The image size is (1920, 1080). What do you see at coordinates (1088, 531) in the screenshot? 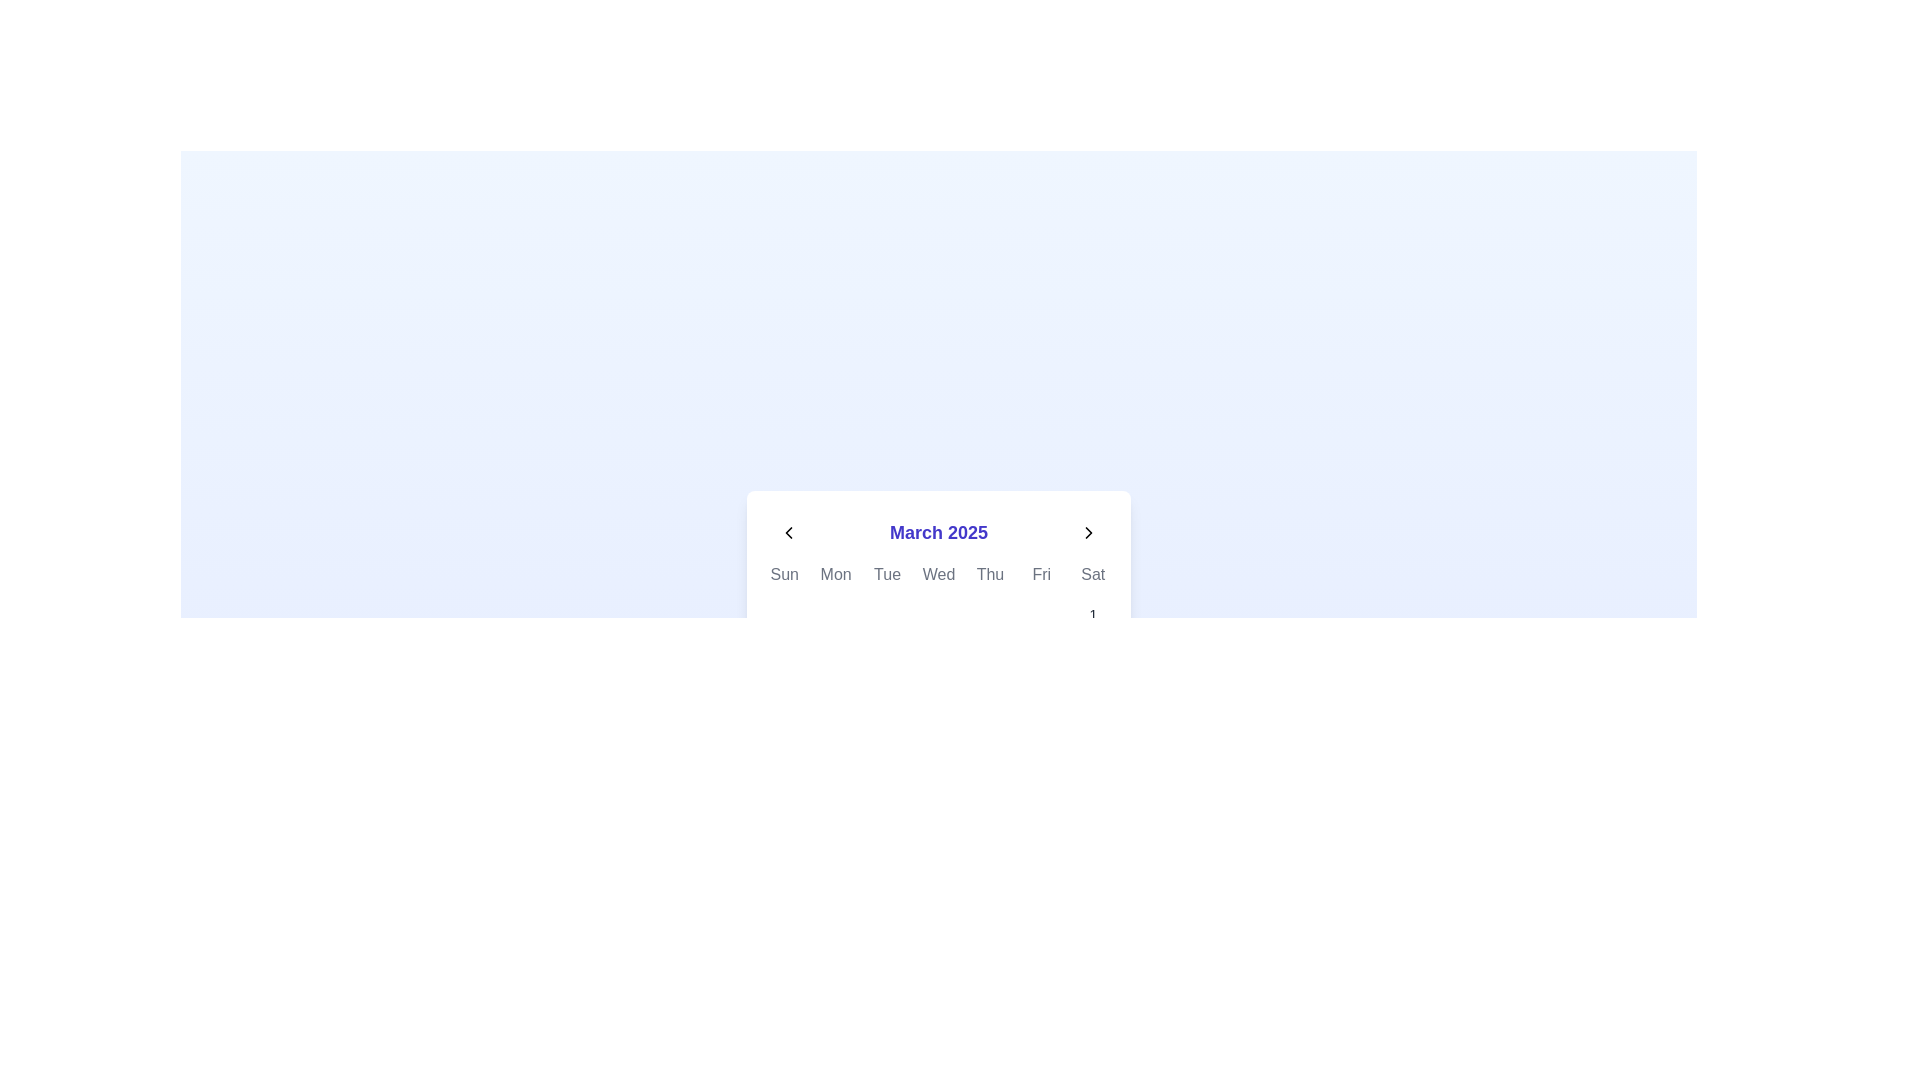
I see `the 'next month' button located on the far right of the calendar component` at bounding box center [1088, 531].